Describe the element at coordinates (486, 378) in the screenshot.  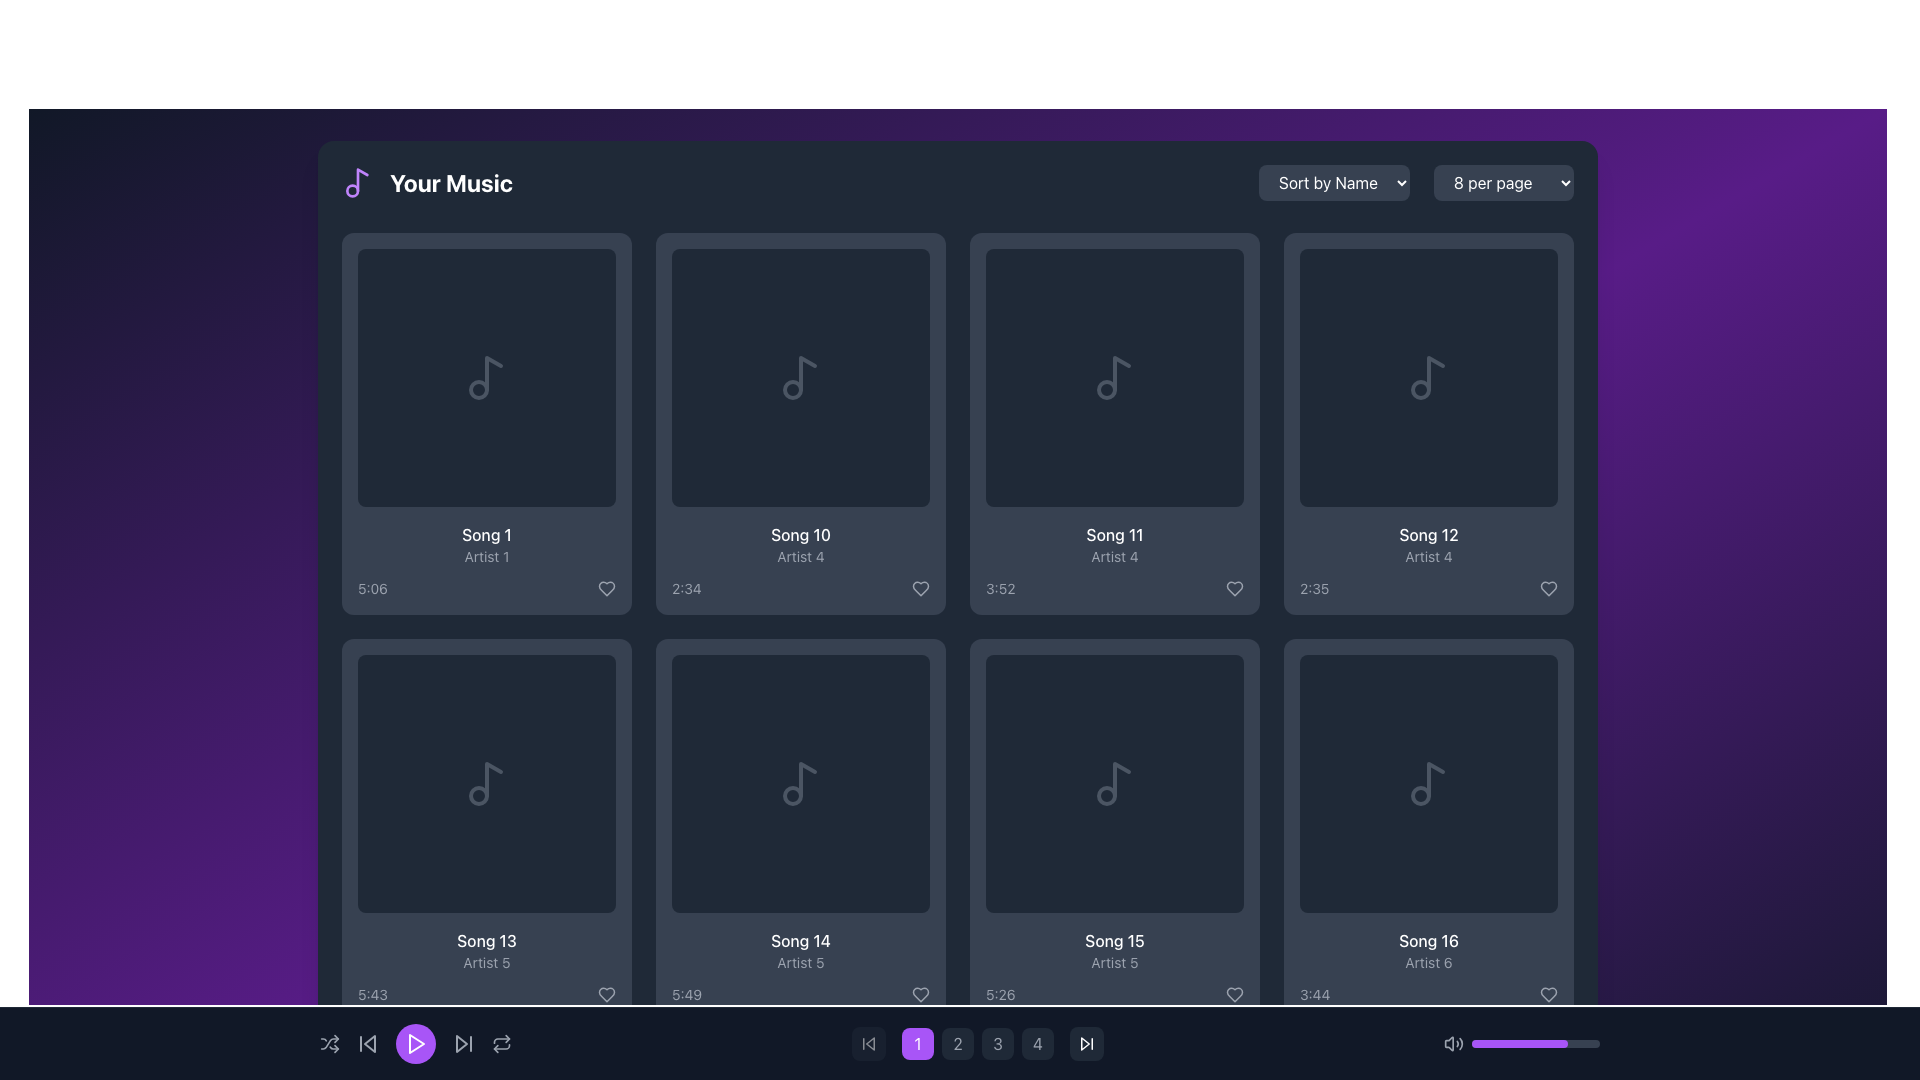
I see `musical note icon located in the top-left song card of the grid layout, which represents music or audio content for 'Song 1'` at that location.